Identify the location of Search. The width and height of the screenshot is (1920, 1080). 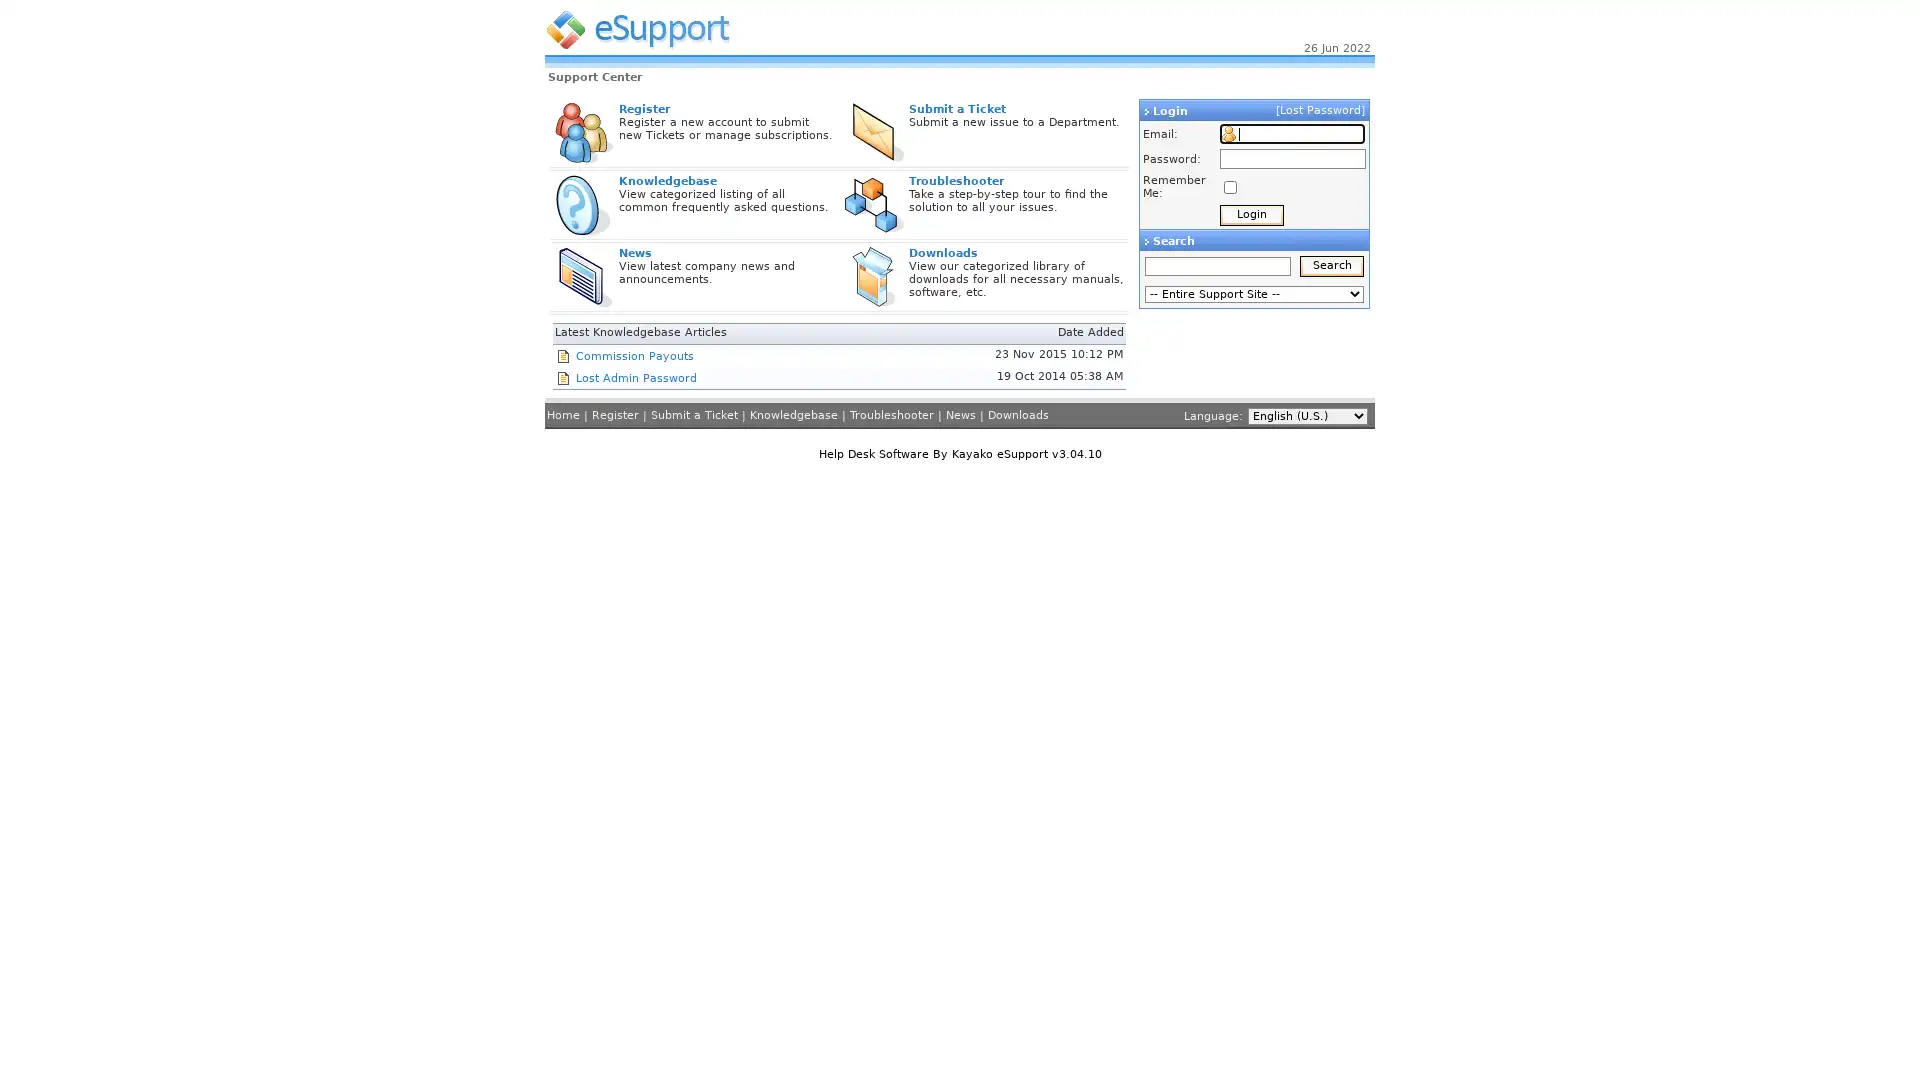
(1332, 265).